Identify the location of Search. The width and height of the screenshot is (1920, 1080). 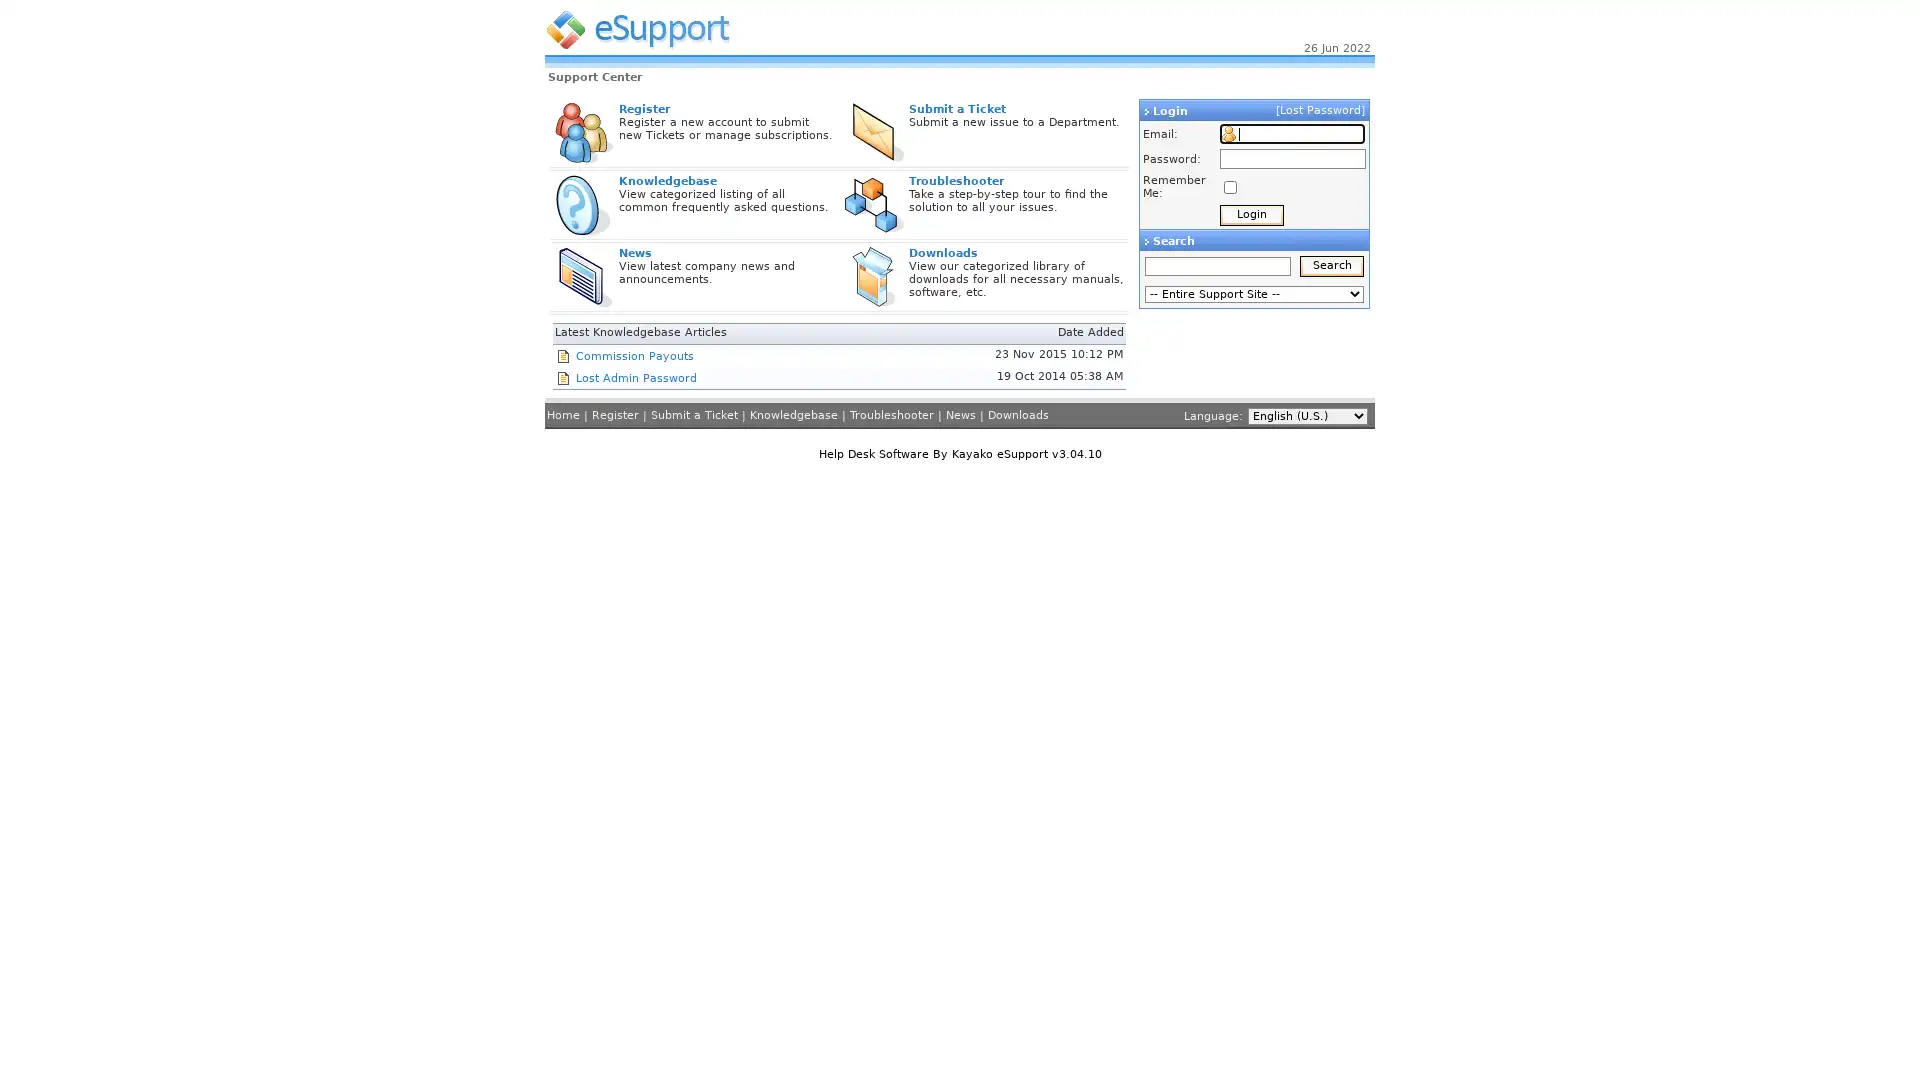
(1332, 265).